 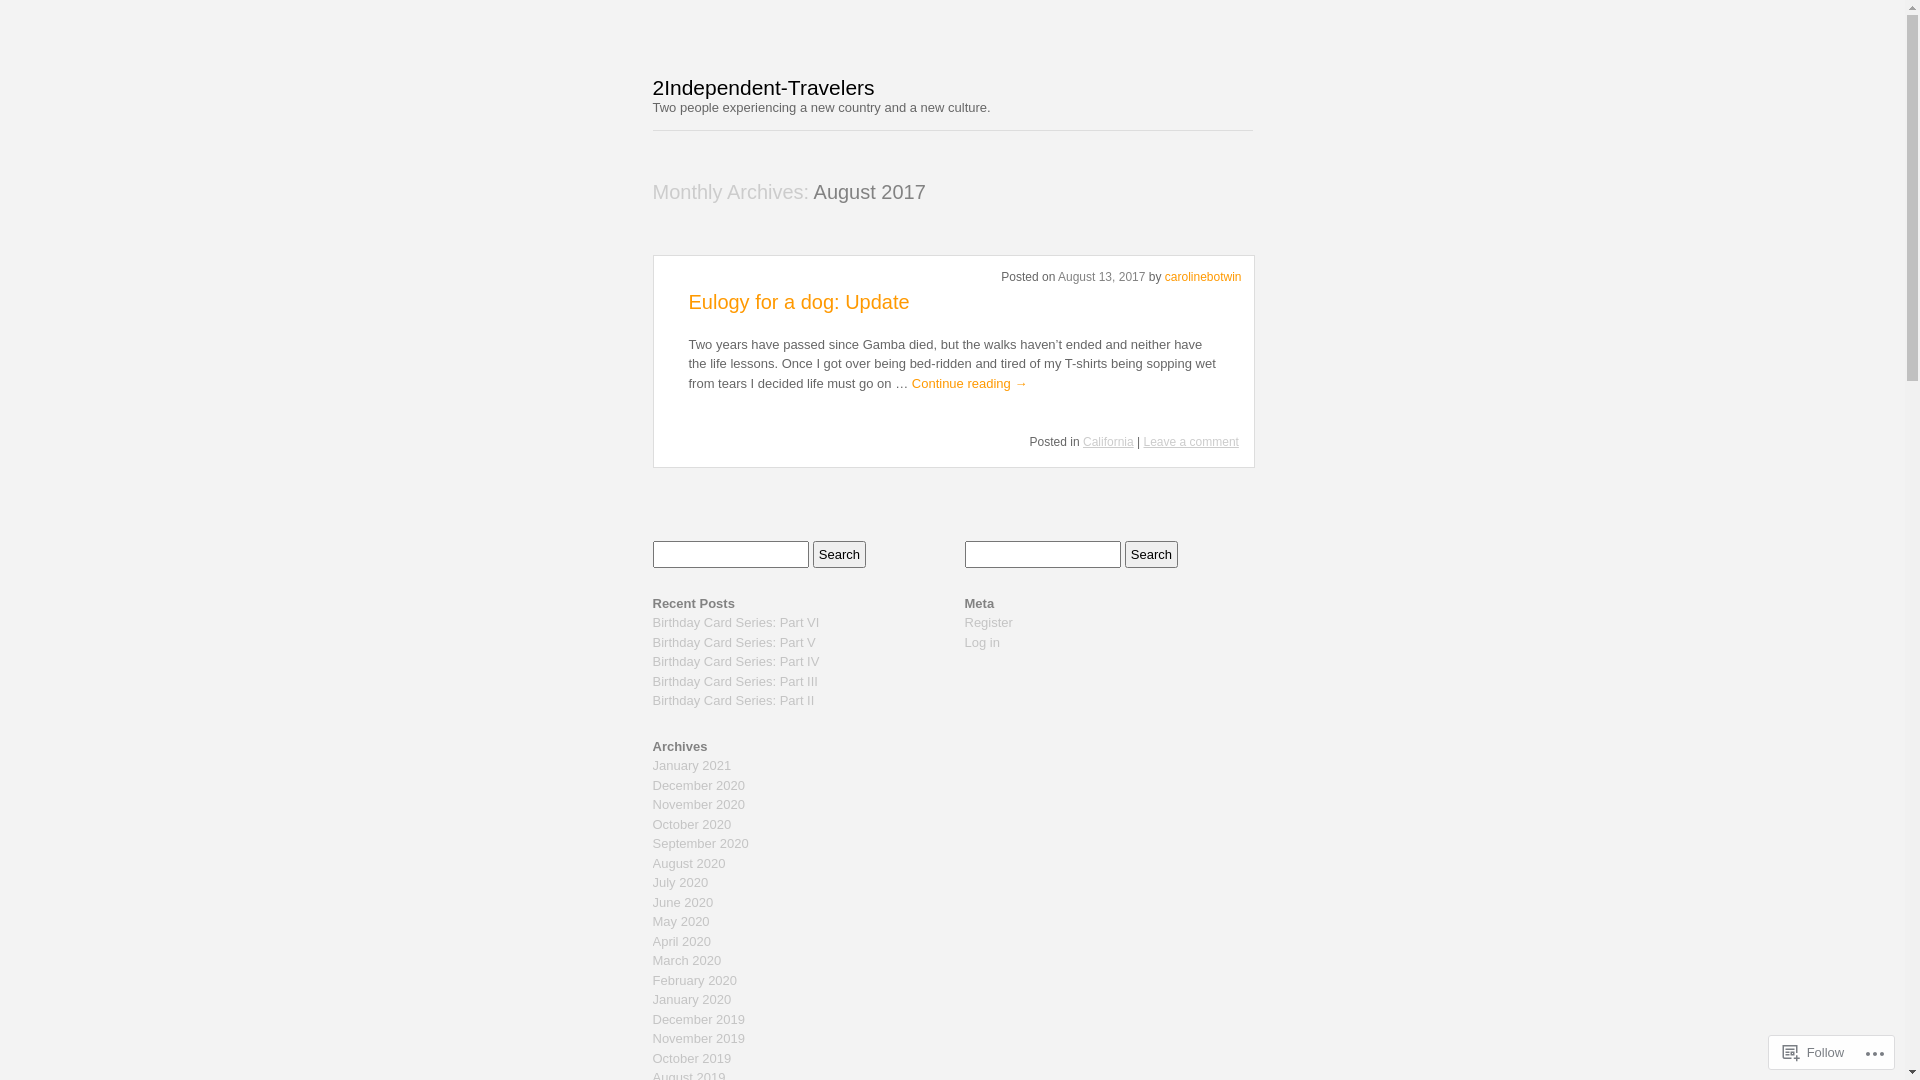 What do you see at coordinates (652, 979) in the screenshot?
I see `'February 2020'` at bounding box center [652, 979].